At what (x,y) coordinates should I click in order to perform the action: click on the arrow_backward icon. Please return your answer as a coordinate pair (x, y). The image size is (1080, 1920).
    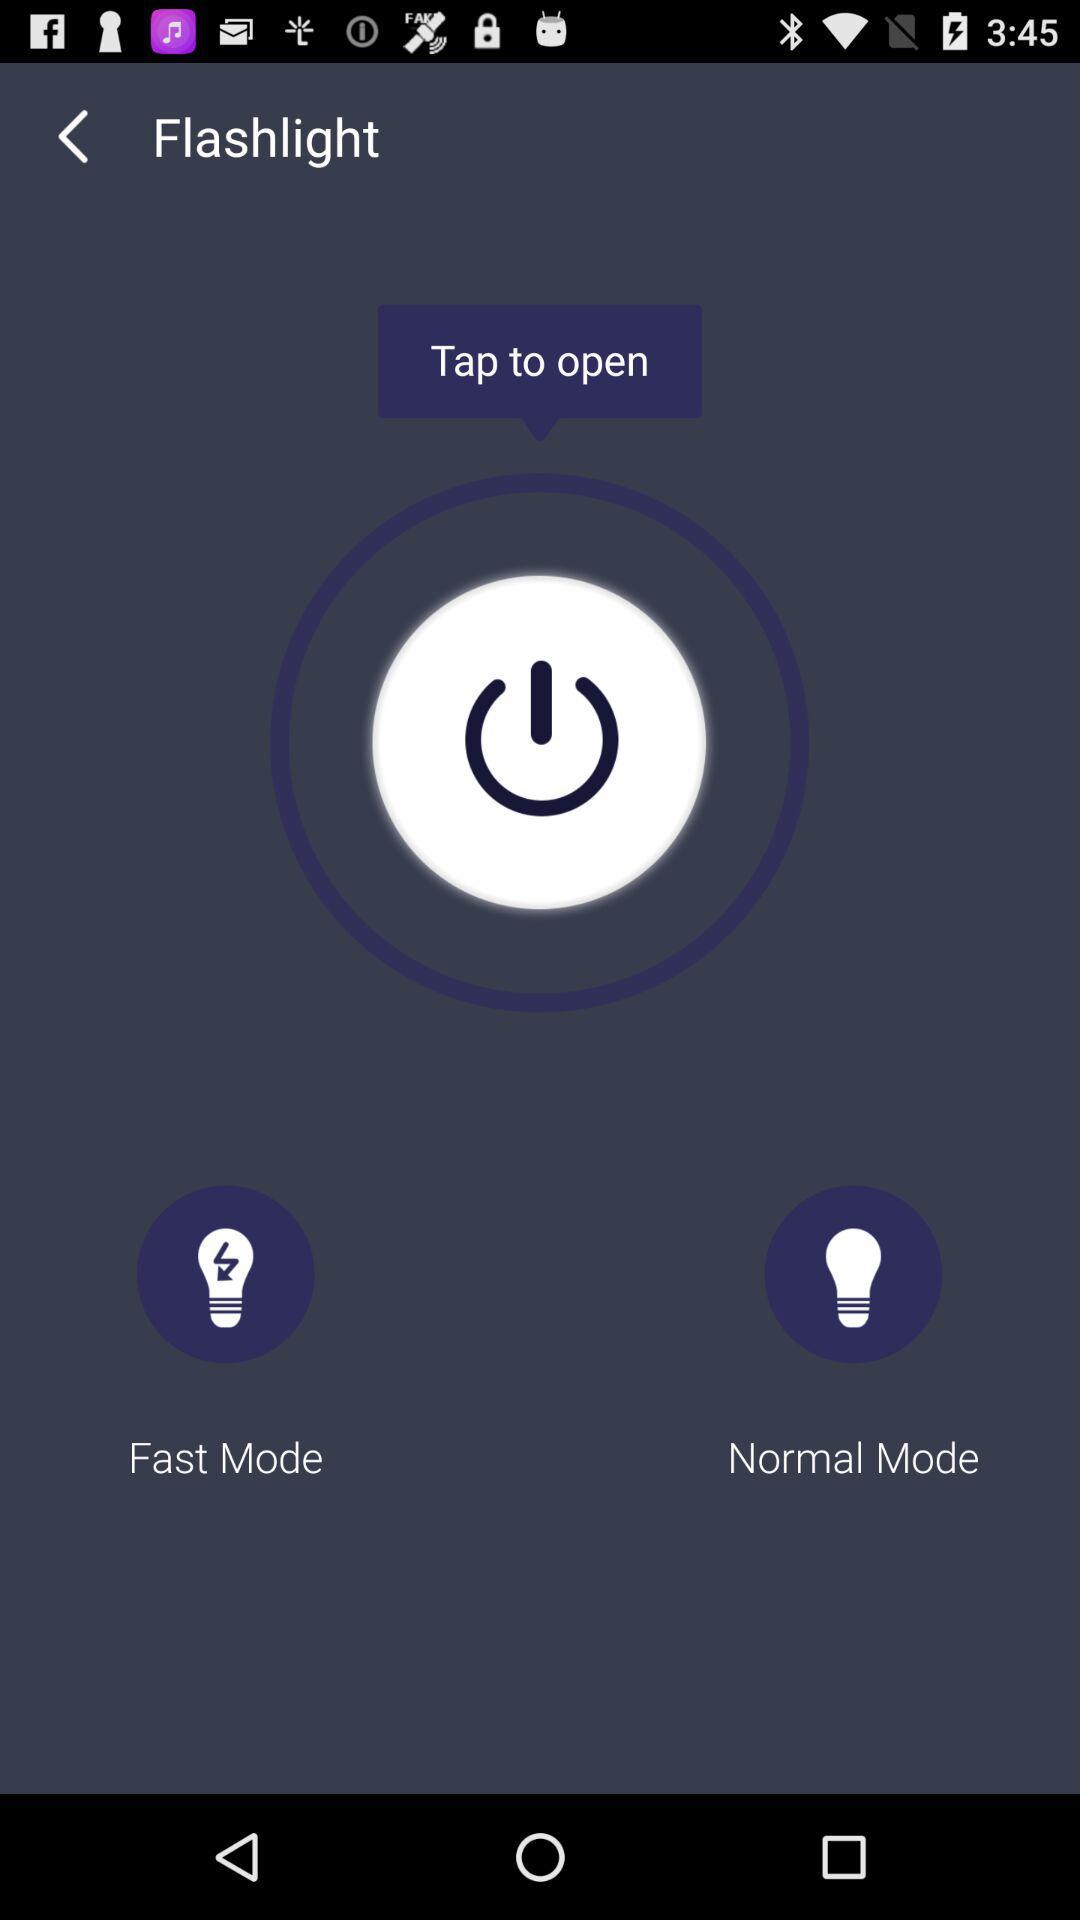
    Looking at the image, I should click on (72, 145).